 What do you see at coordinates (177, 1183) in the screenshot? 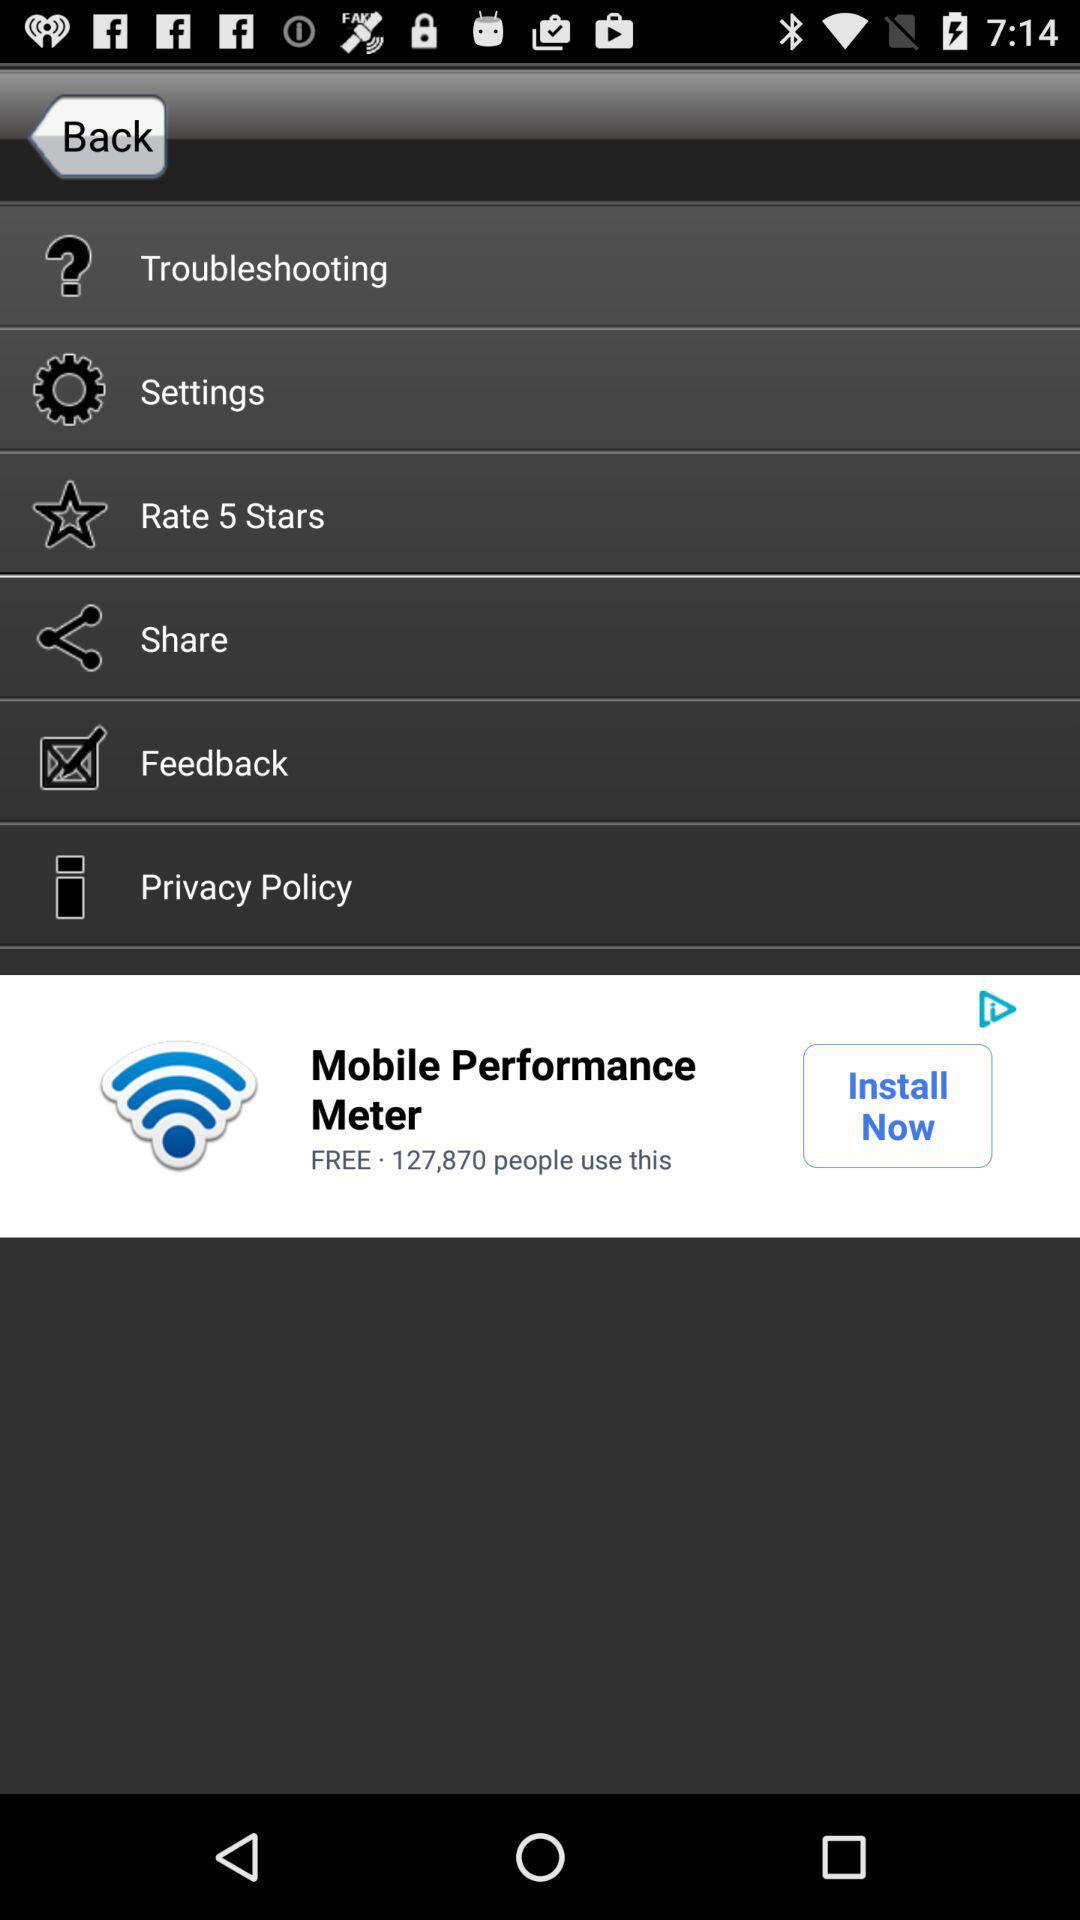
I see `the network_wifi icon` at bounding box center [177, 1183].